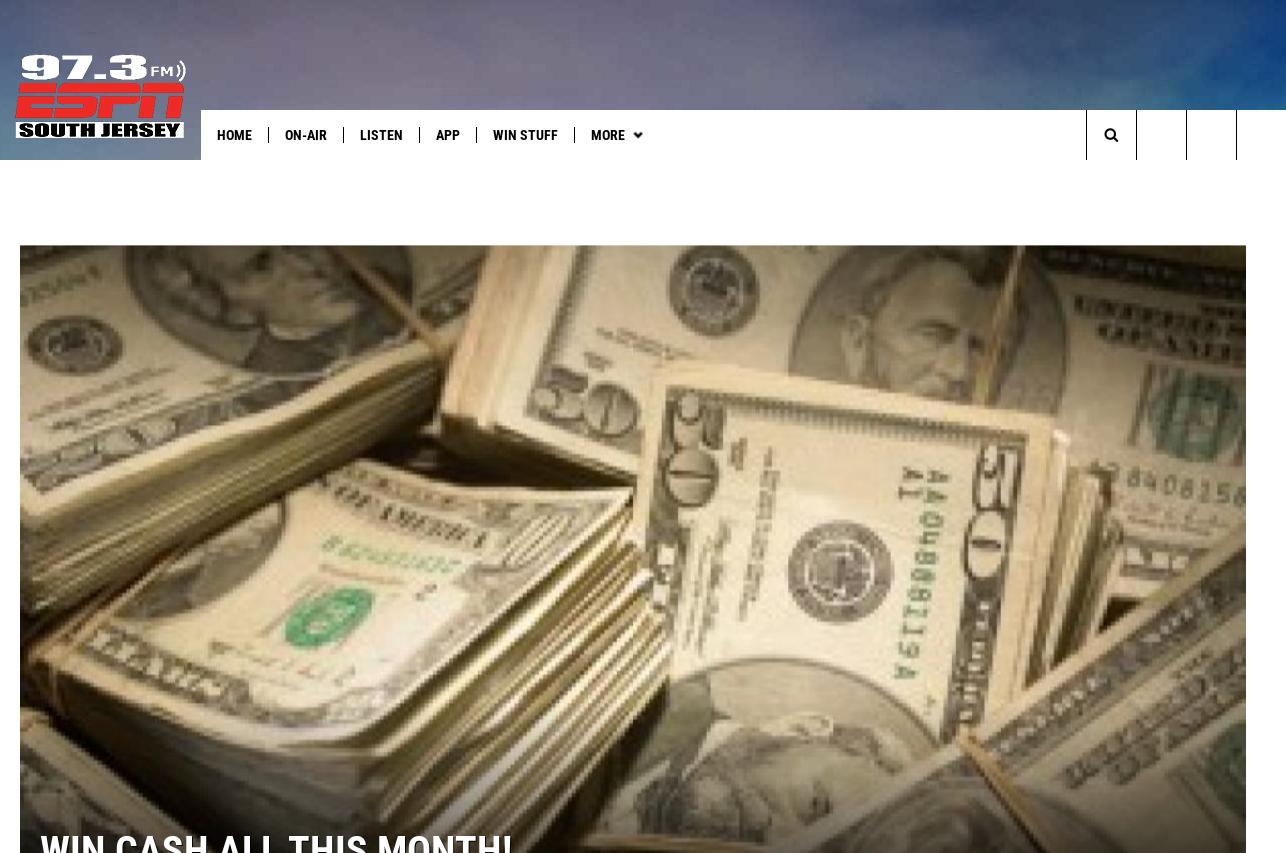 The width and height of the screenshot is (1286, 853). Describe the element at coordinates (524, 134) in the screenshot. I see `'Win Stuff'` at that location.